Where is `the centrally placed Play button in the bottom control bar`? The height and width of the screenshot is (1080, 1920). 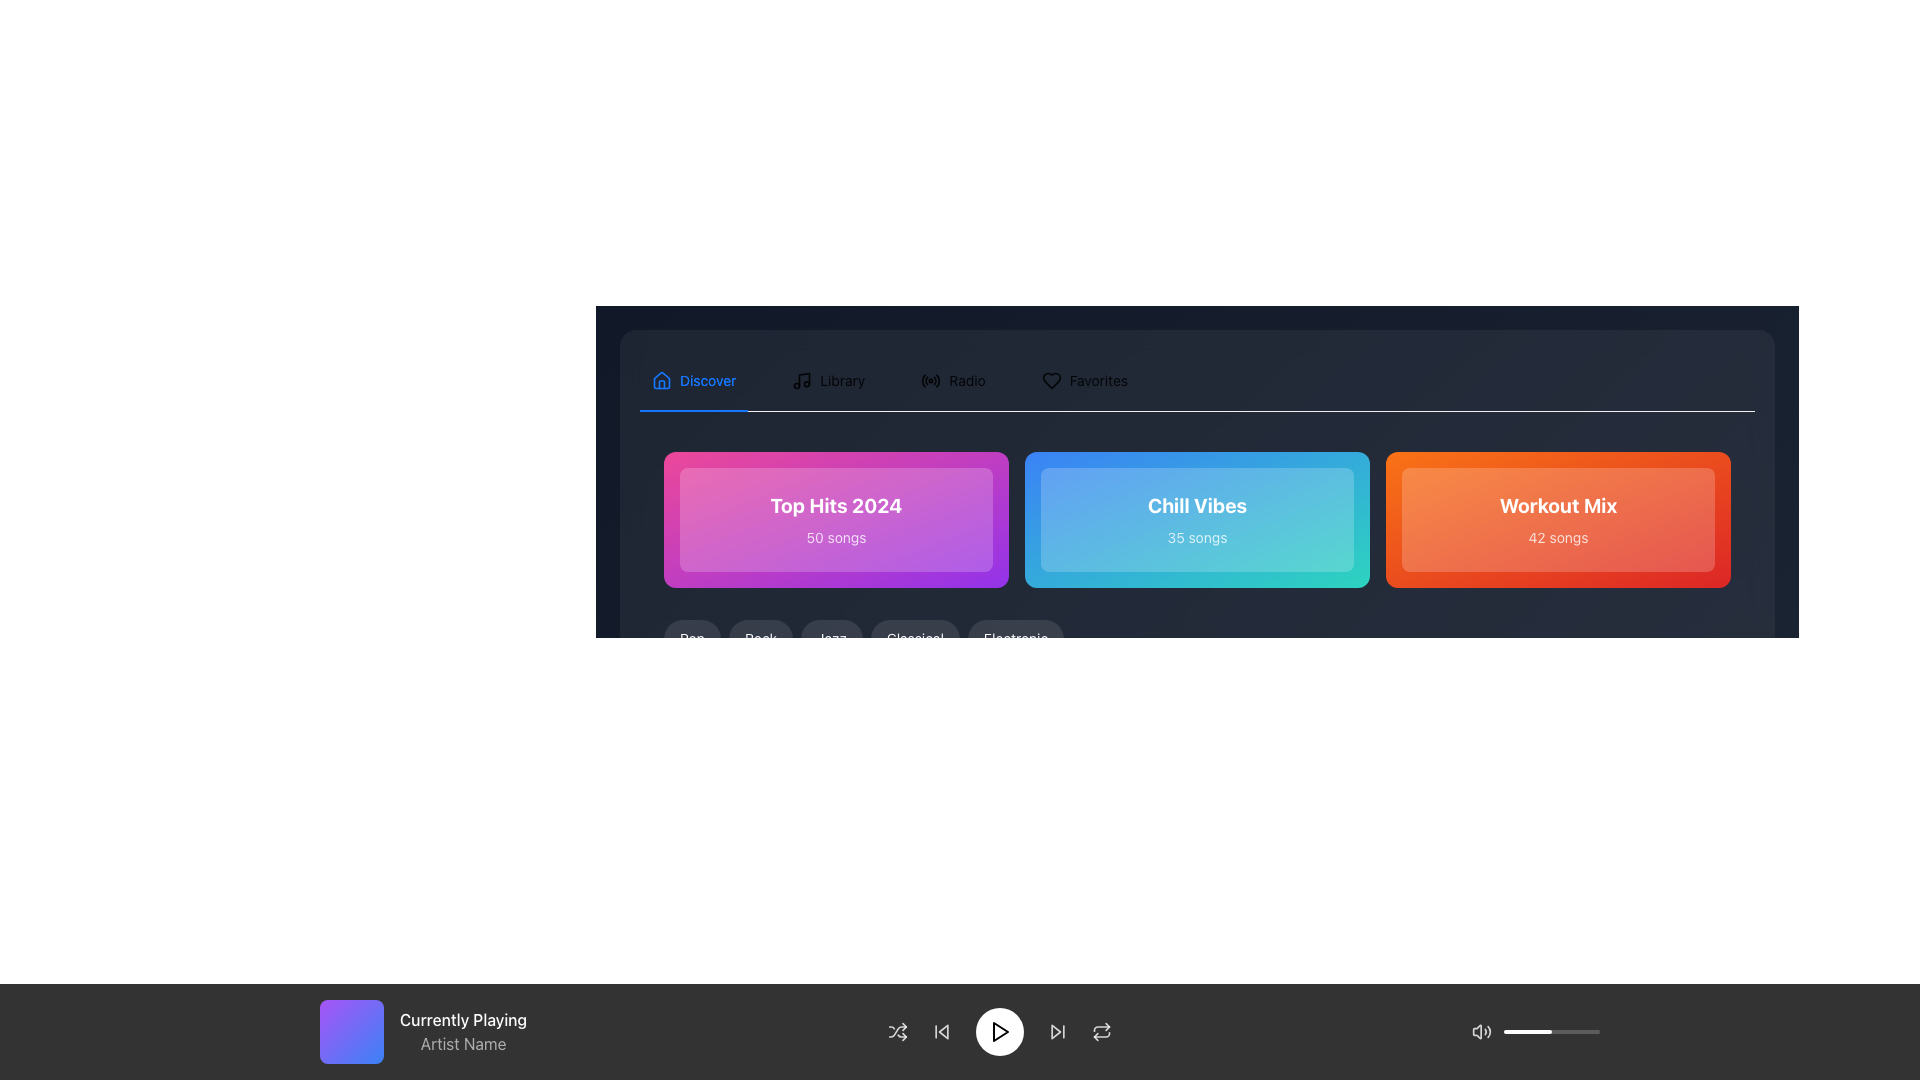
the centrally placed Play button in the bottom control bar is located at coordinates (999, 1032).